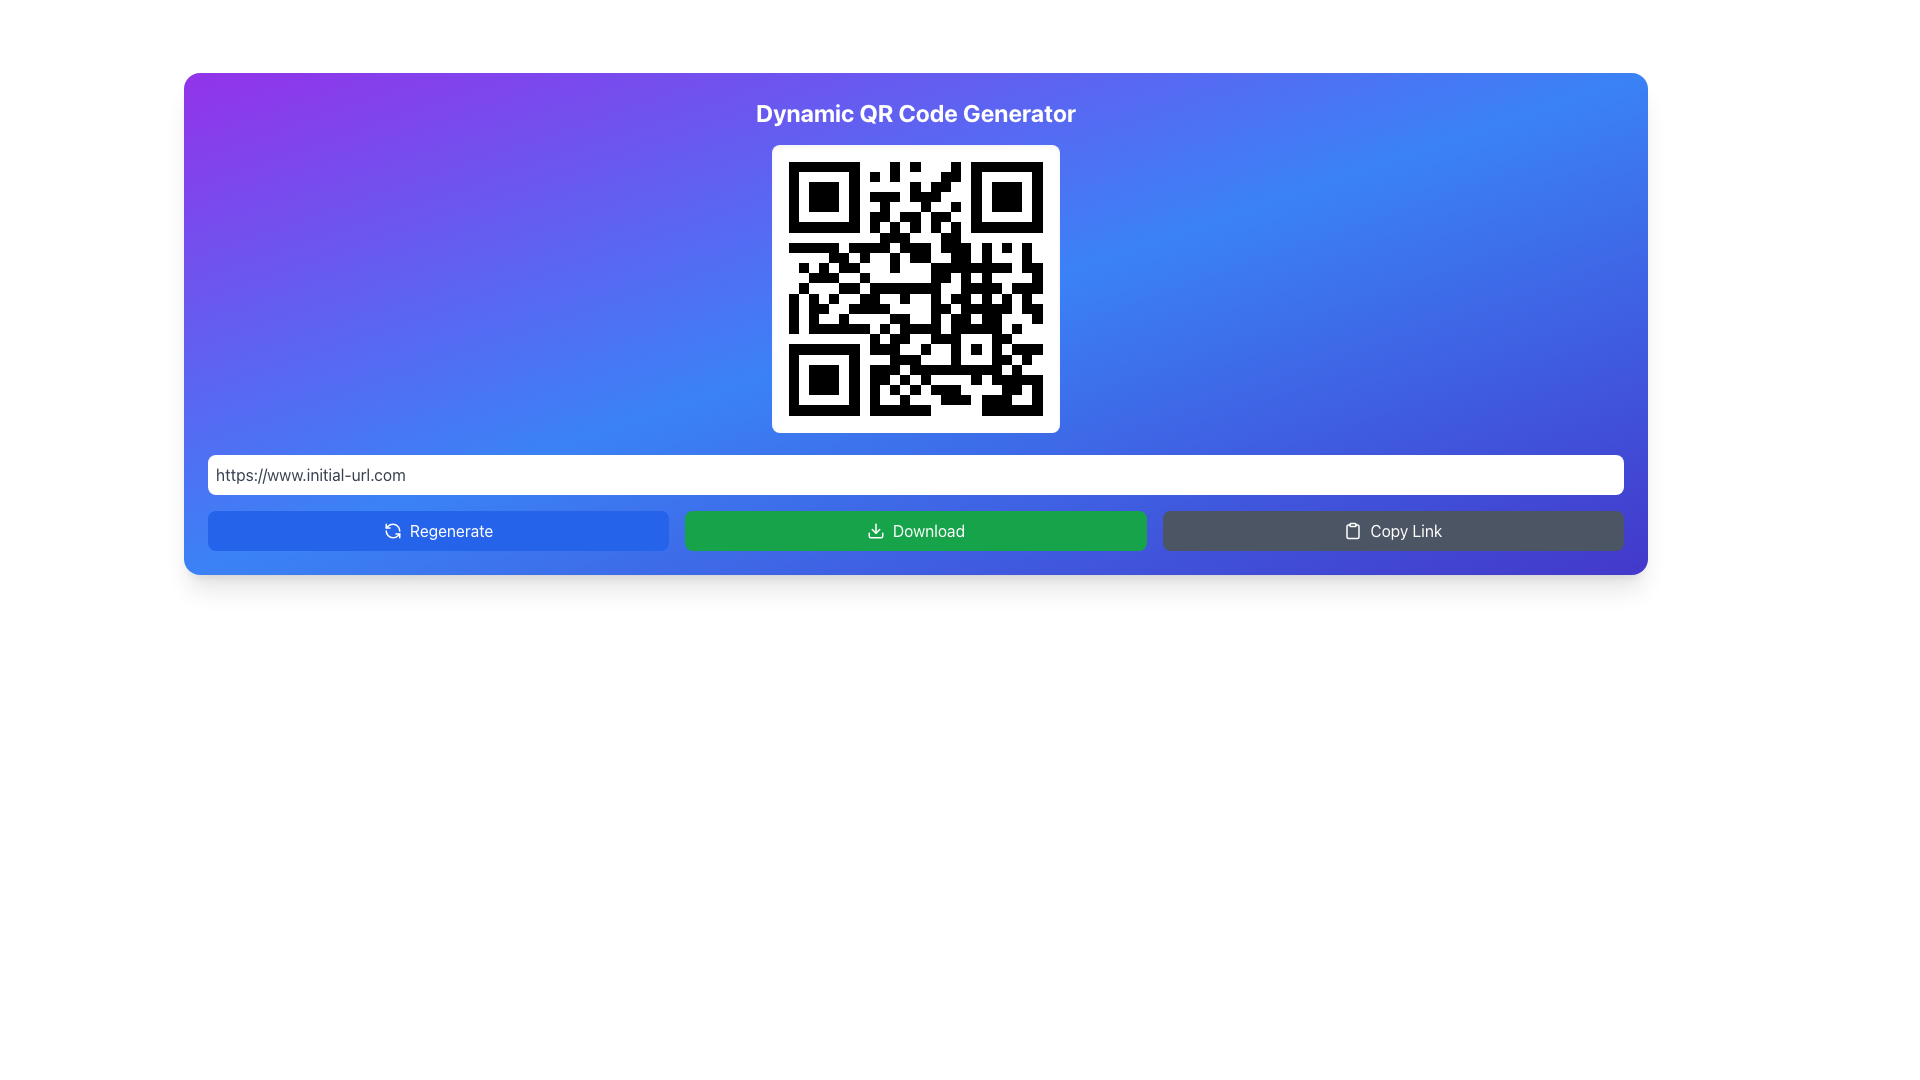 Image resolution: width=1920 pixels, height=1080 pixels. Describe the element at coordinates (915, 112) in the screenshot. I see `the Heading (H1) that indicates the title of the dynamic QR code generator interface, which is centrally aligned at the top of the box` at that location.